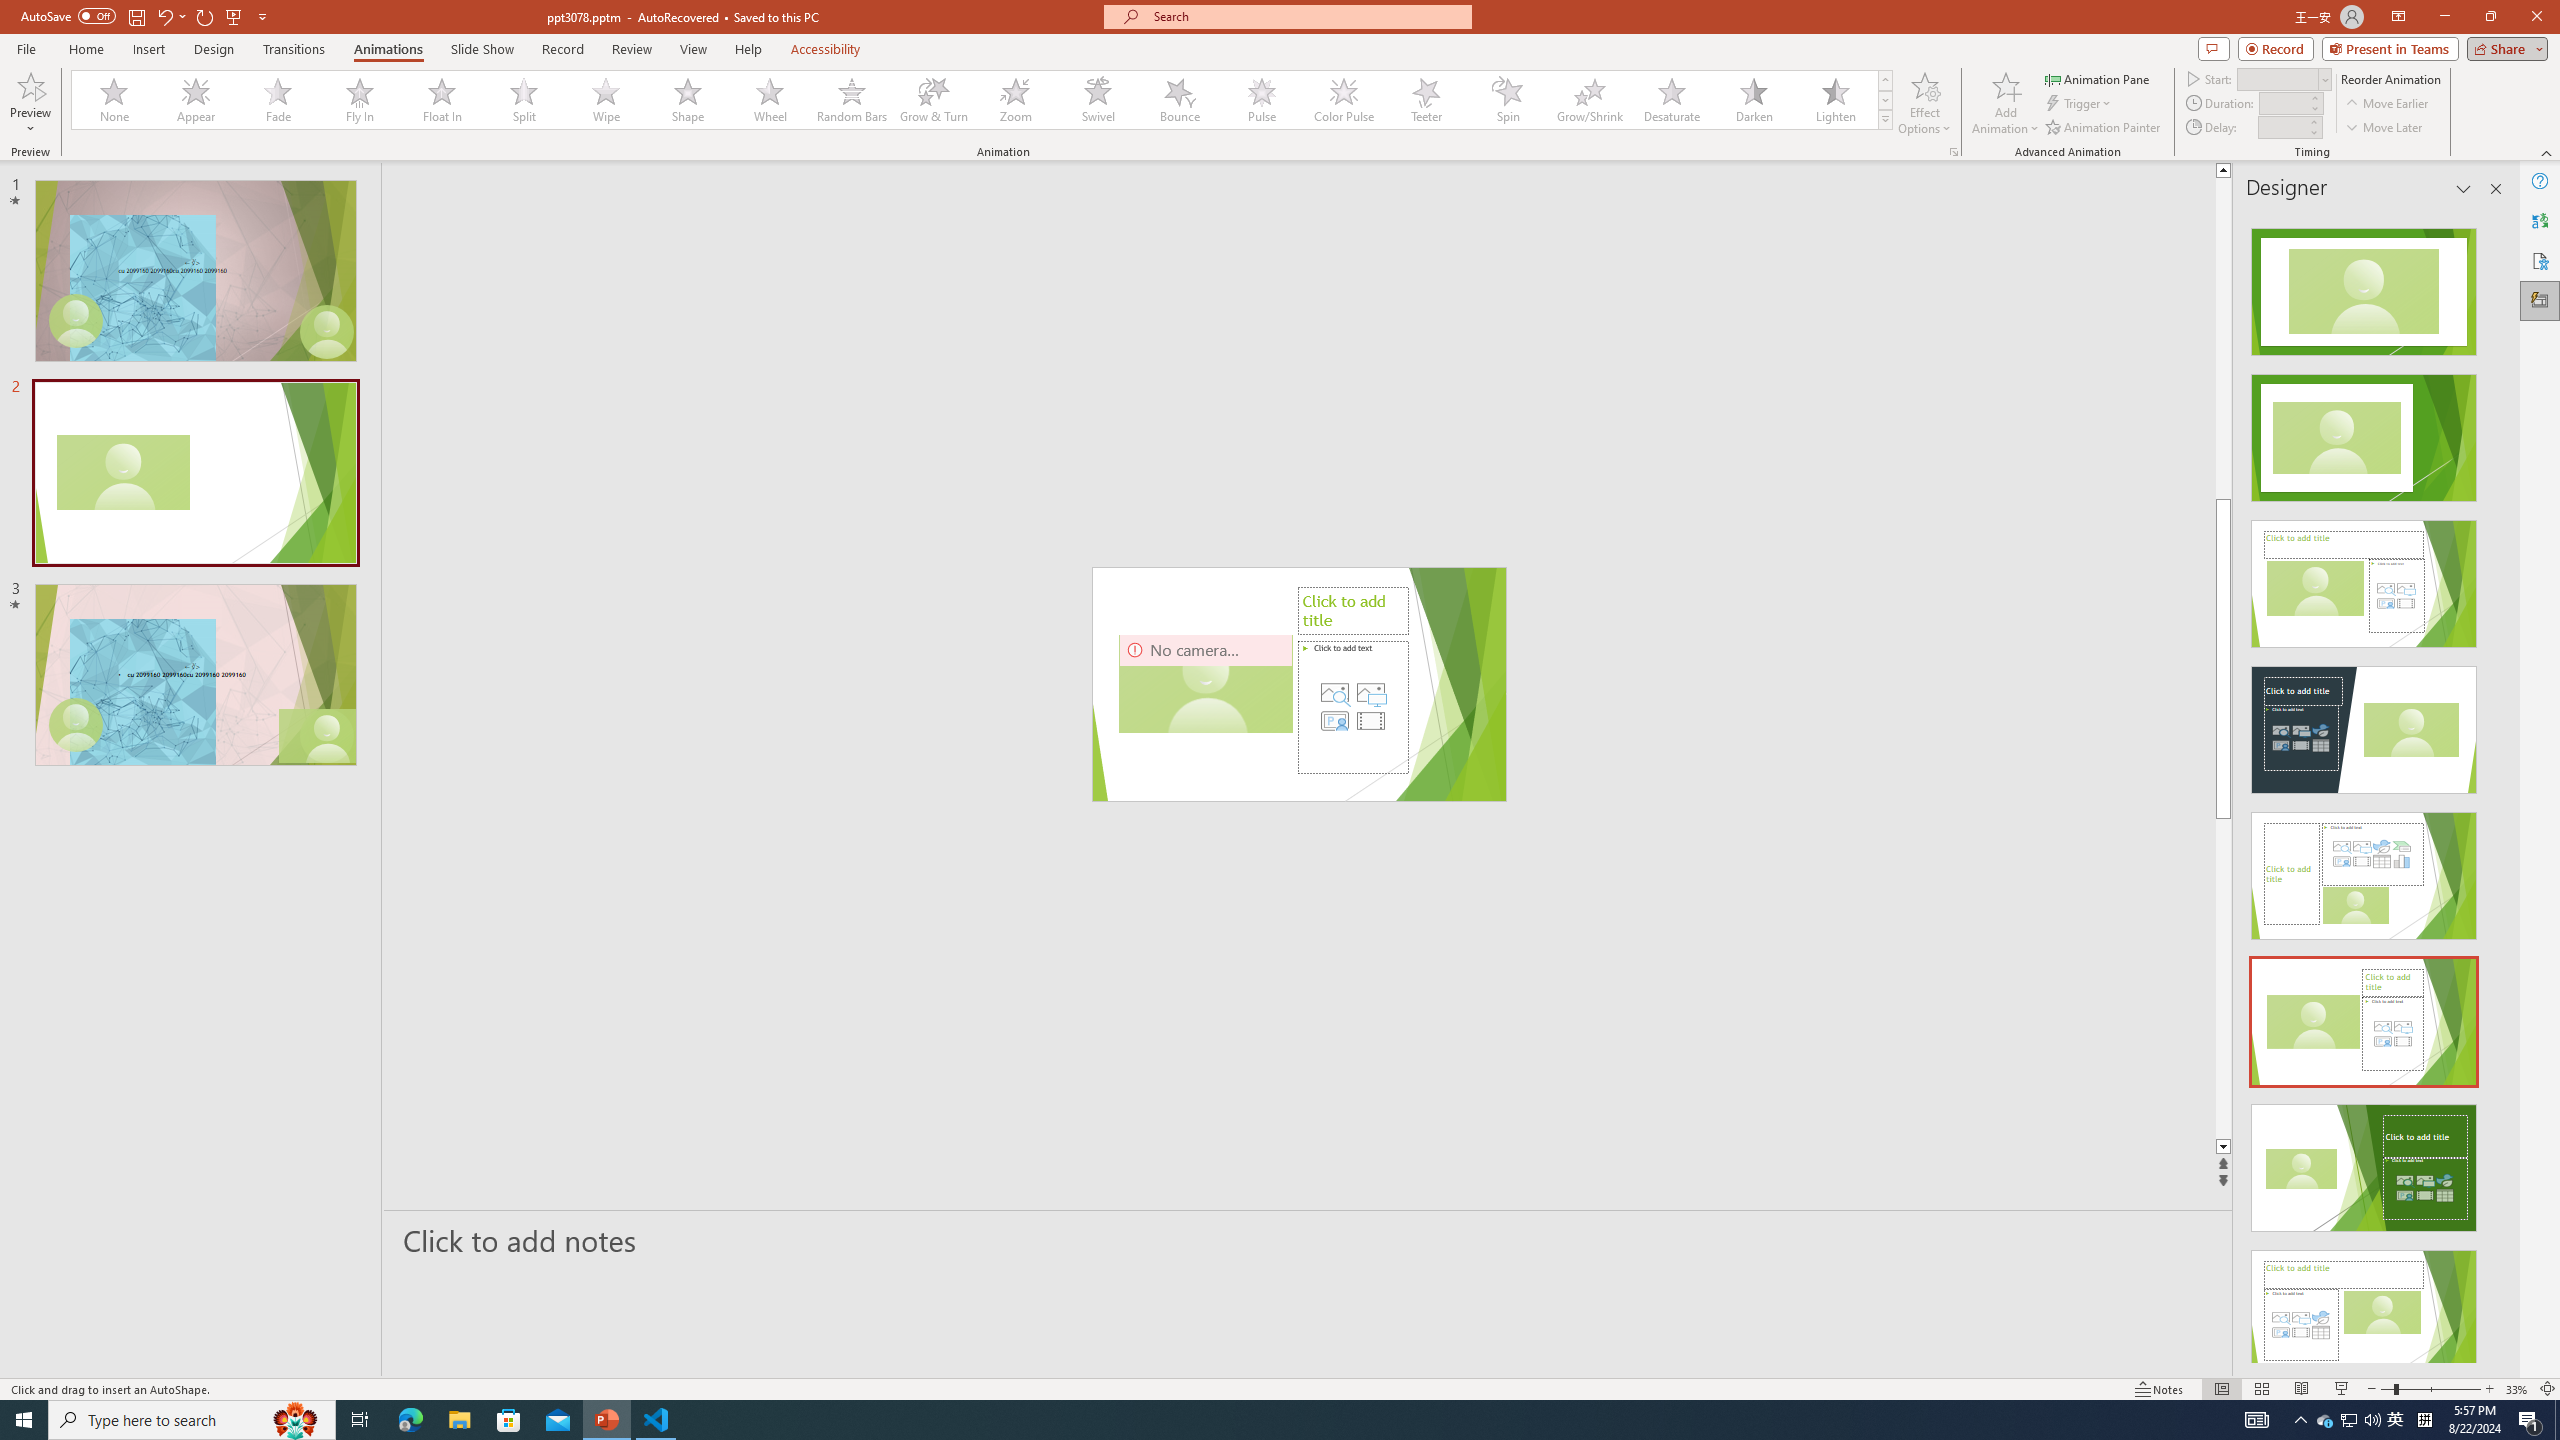 This screenshot has height=1440, width=2560. What do you see at coordinates (2502, 47) in the screenshot?
I see `'Share'` at bounding box center [2502, 47].